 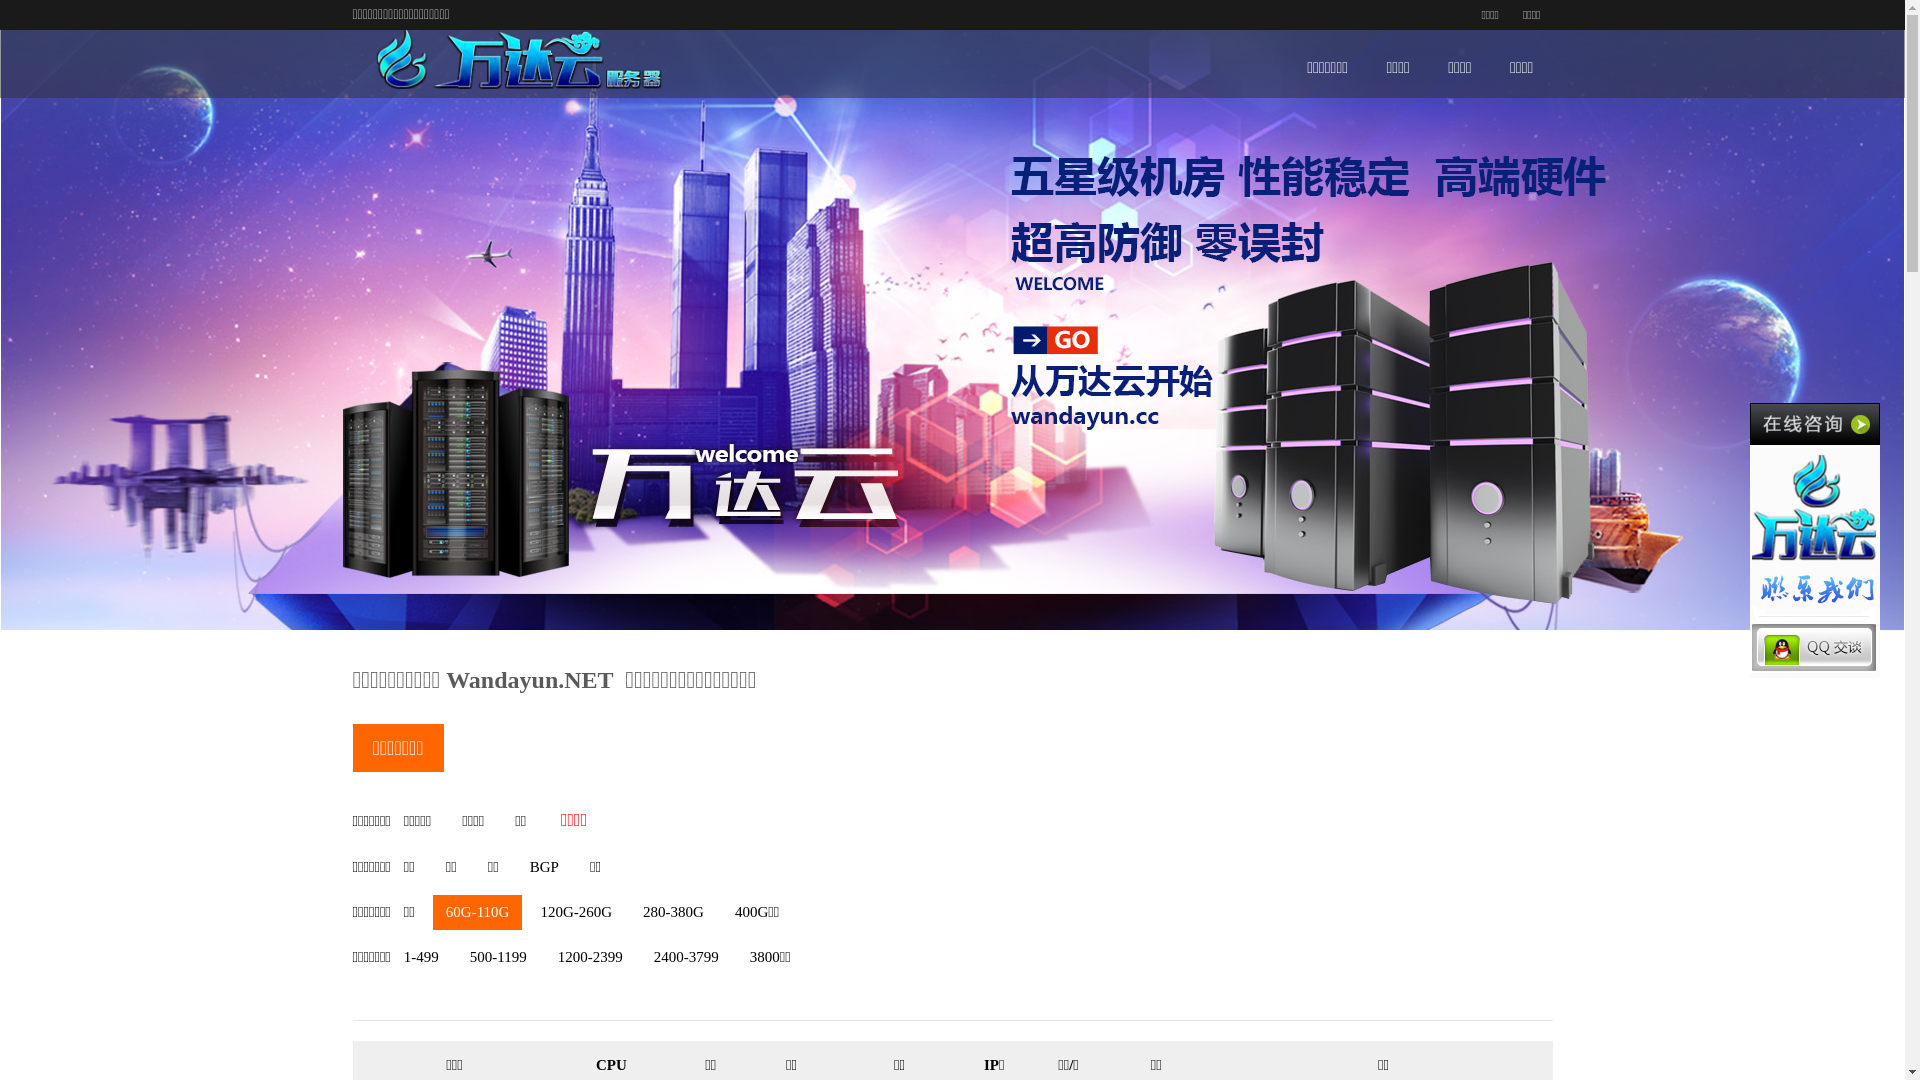 I want to click on '280-380G', so click(x=673, y=912).